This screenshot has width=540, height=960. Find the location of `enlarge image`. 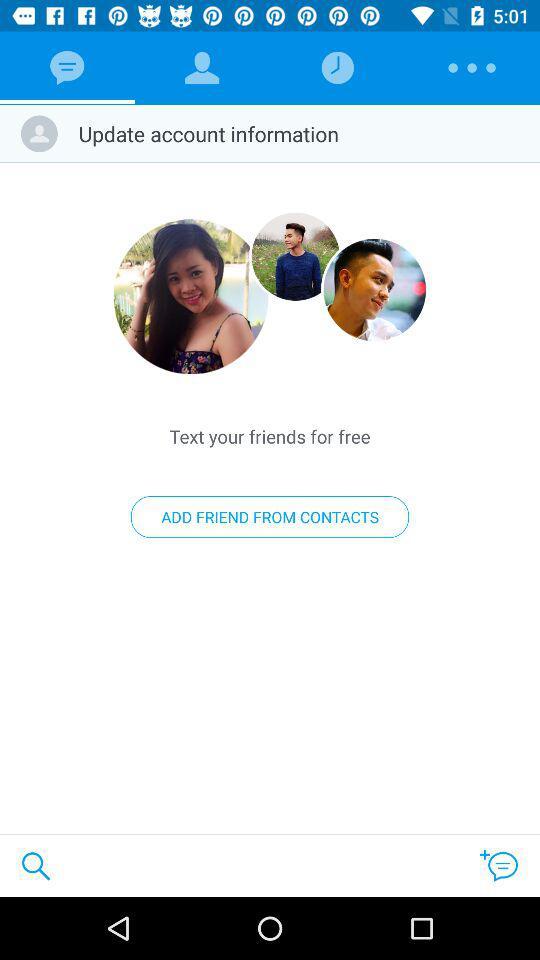

enlarge image is located at coordinates (191, 295).